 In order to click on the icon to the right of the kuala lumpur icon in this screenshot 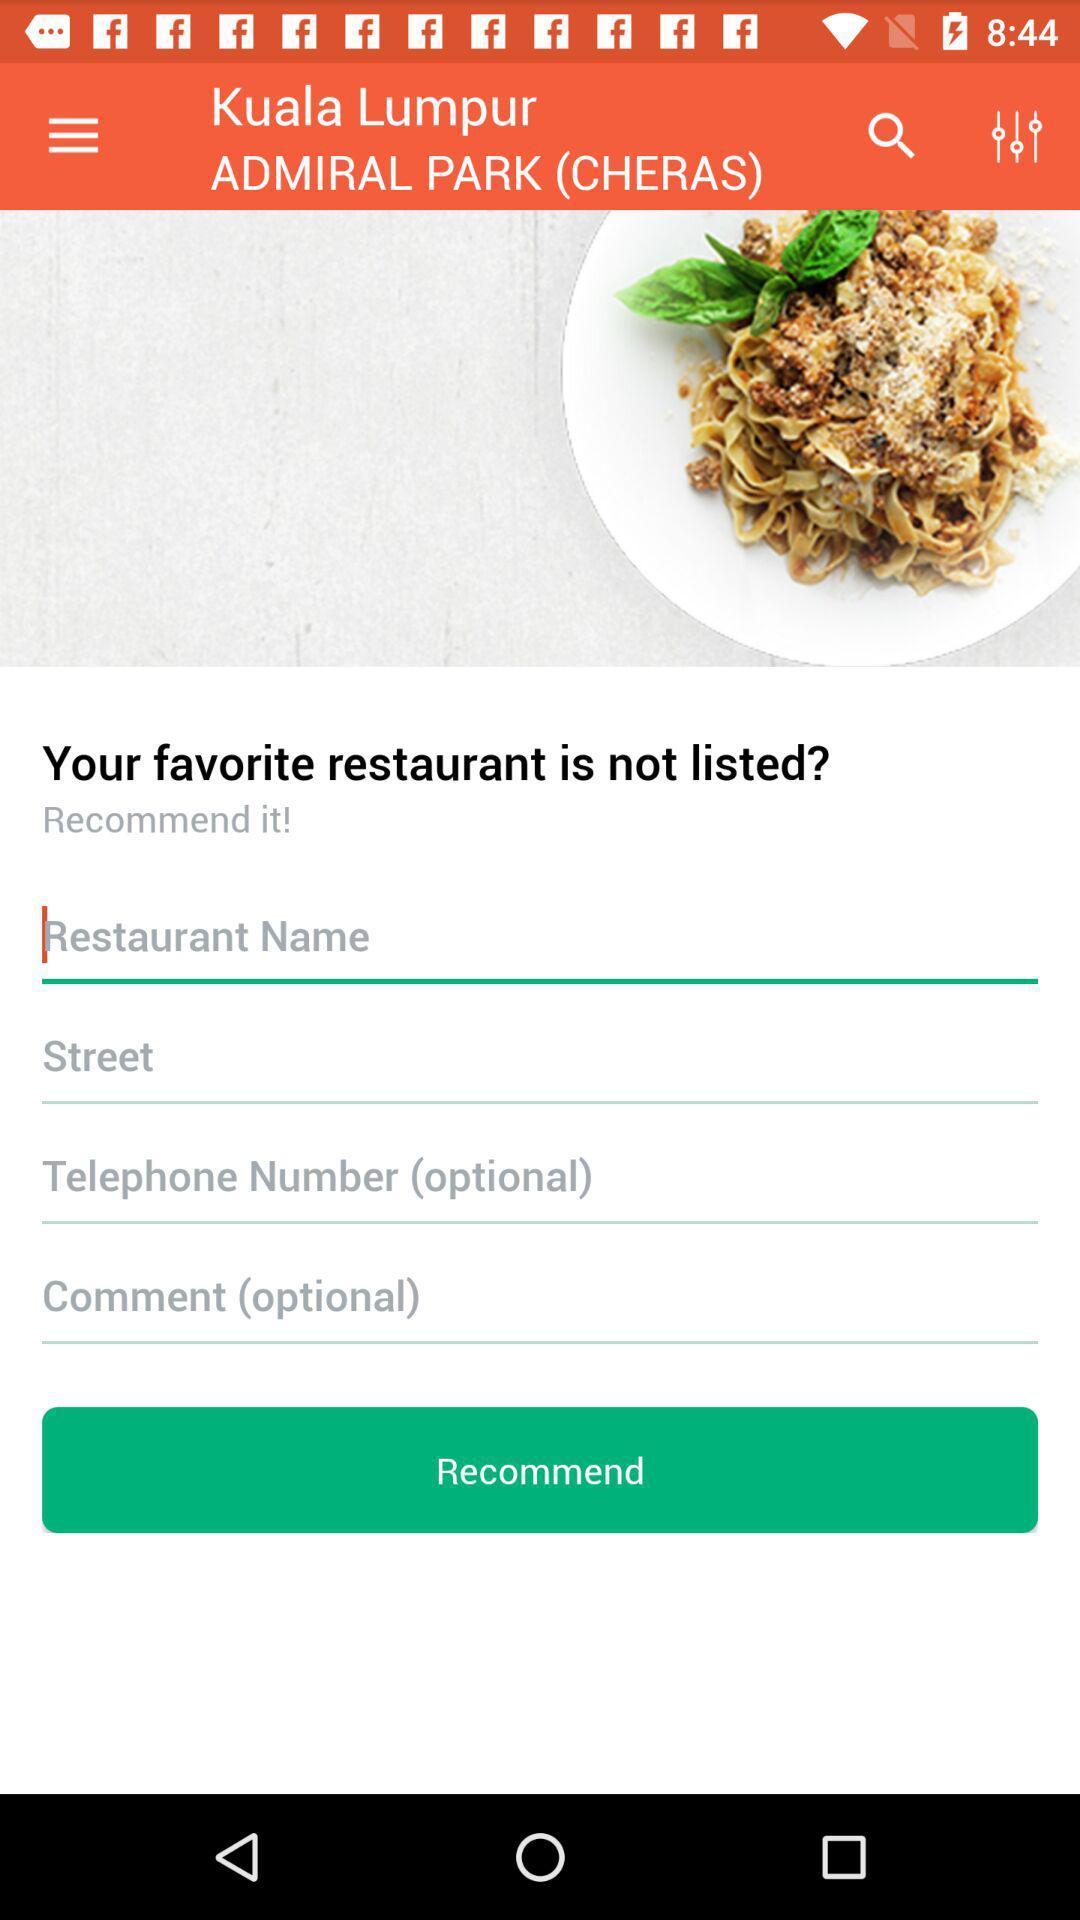, I will do `click(890, 135)`.